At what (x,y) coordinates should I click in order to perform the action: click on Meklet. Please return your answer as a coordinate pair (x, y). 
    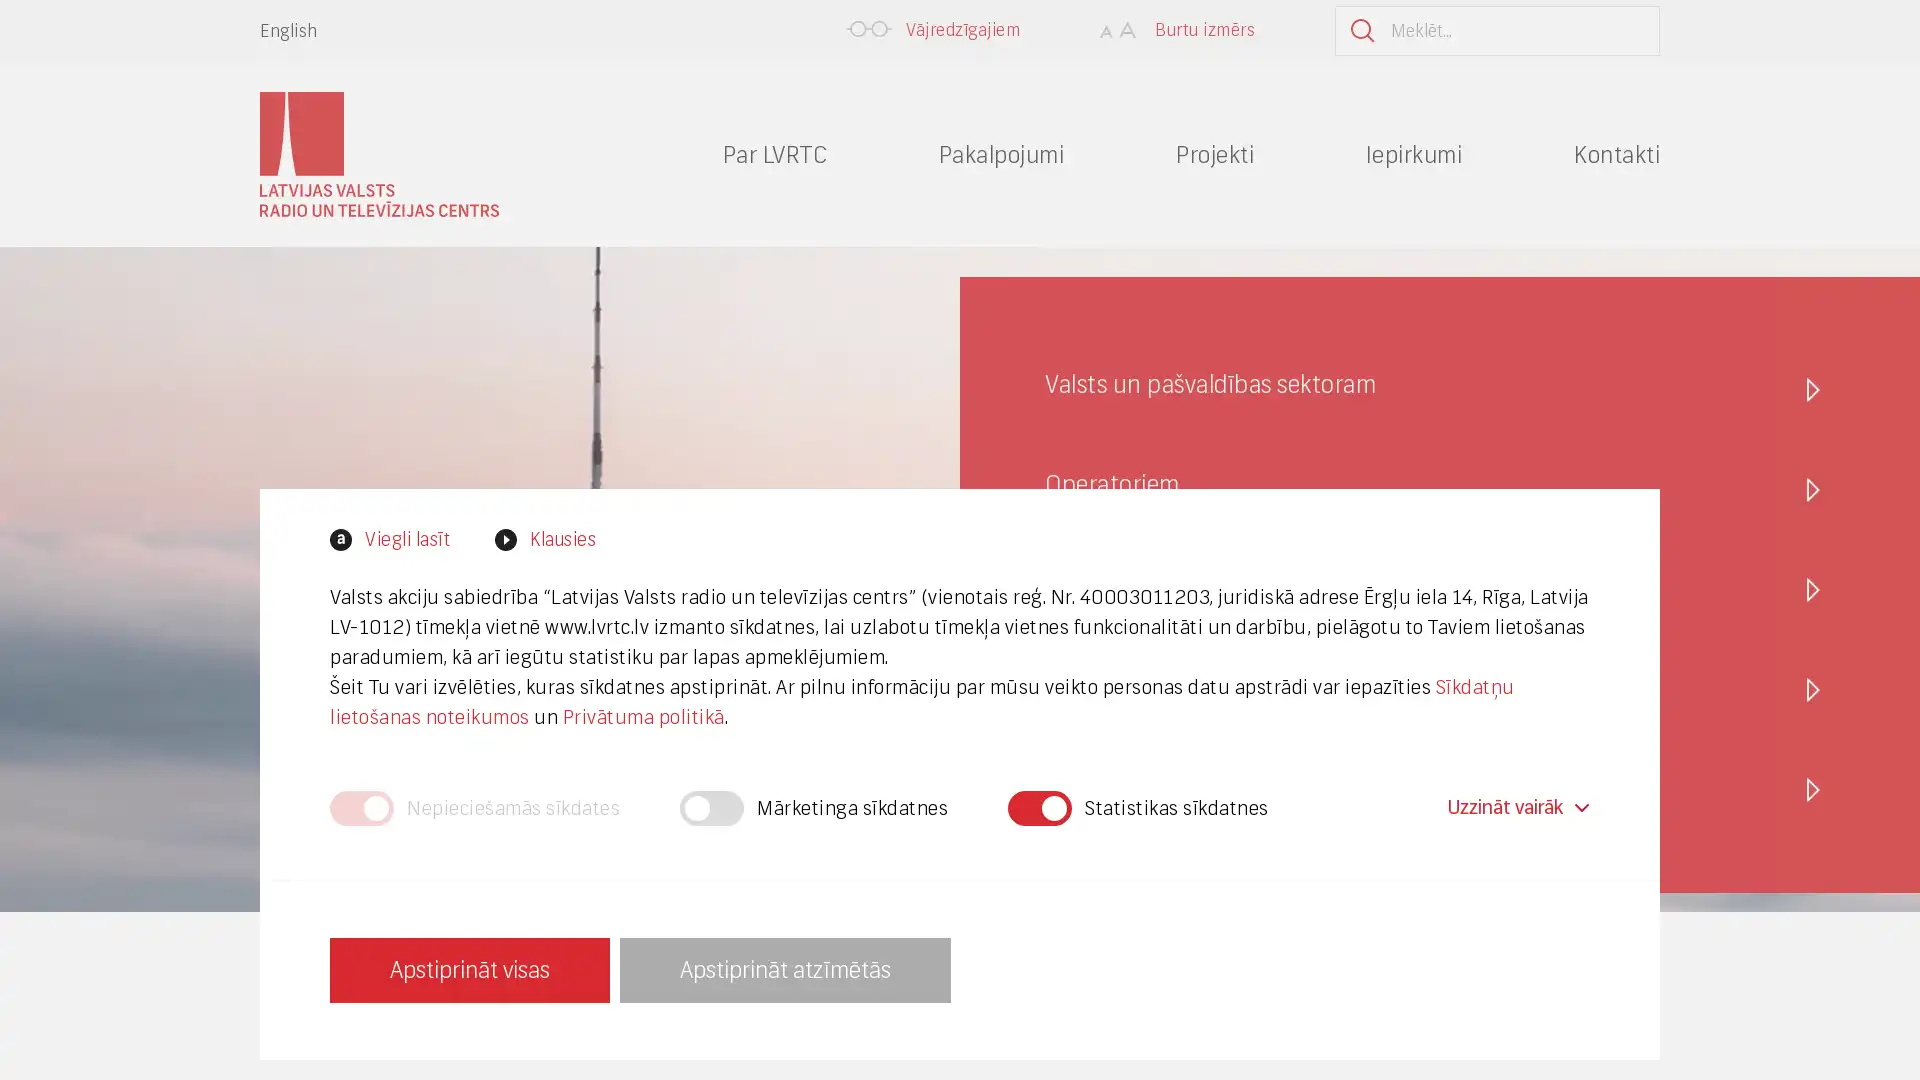
    Looking at the image, I should click on (1609, 30).